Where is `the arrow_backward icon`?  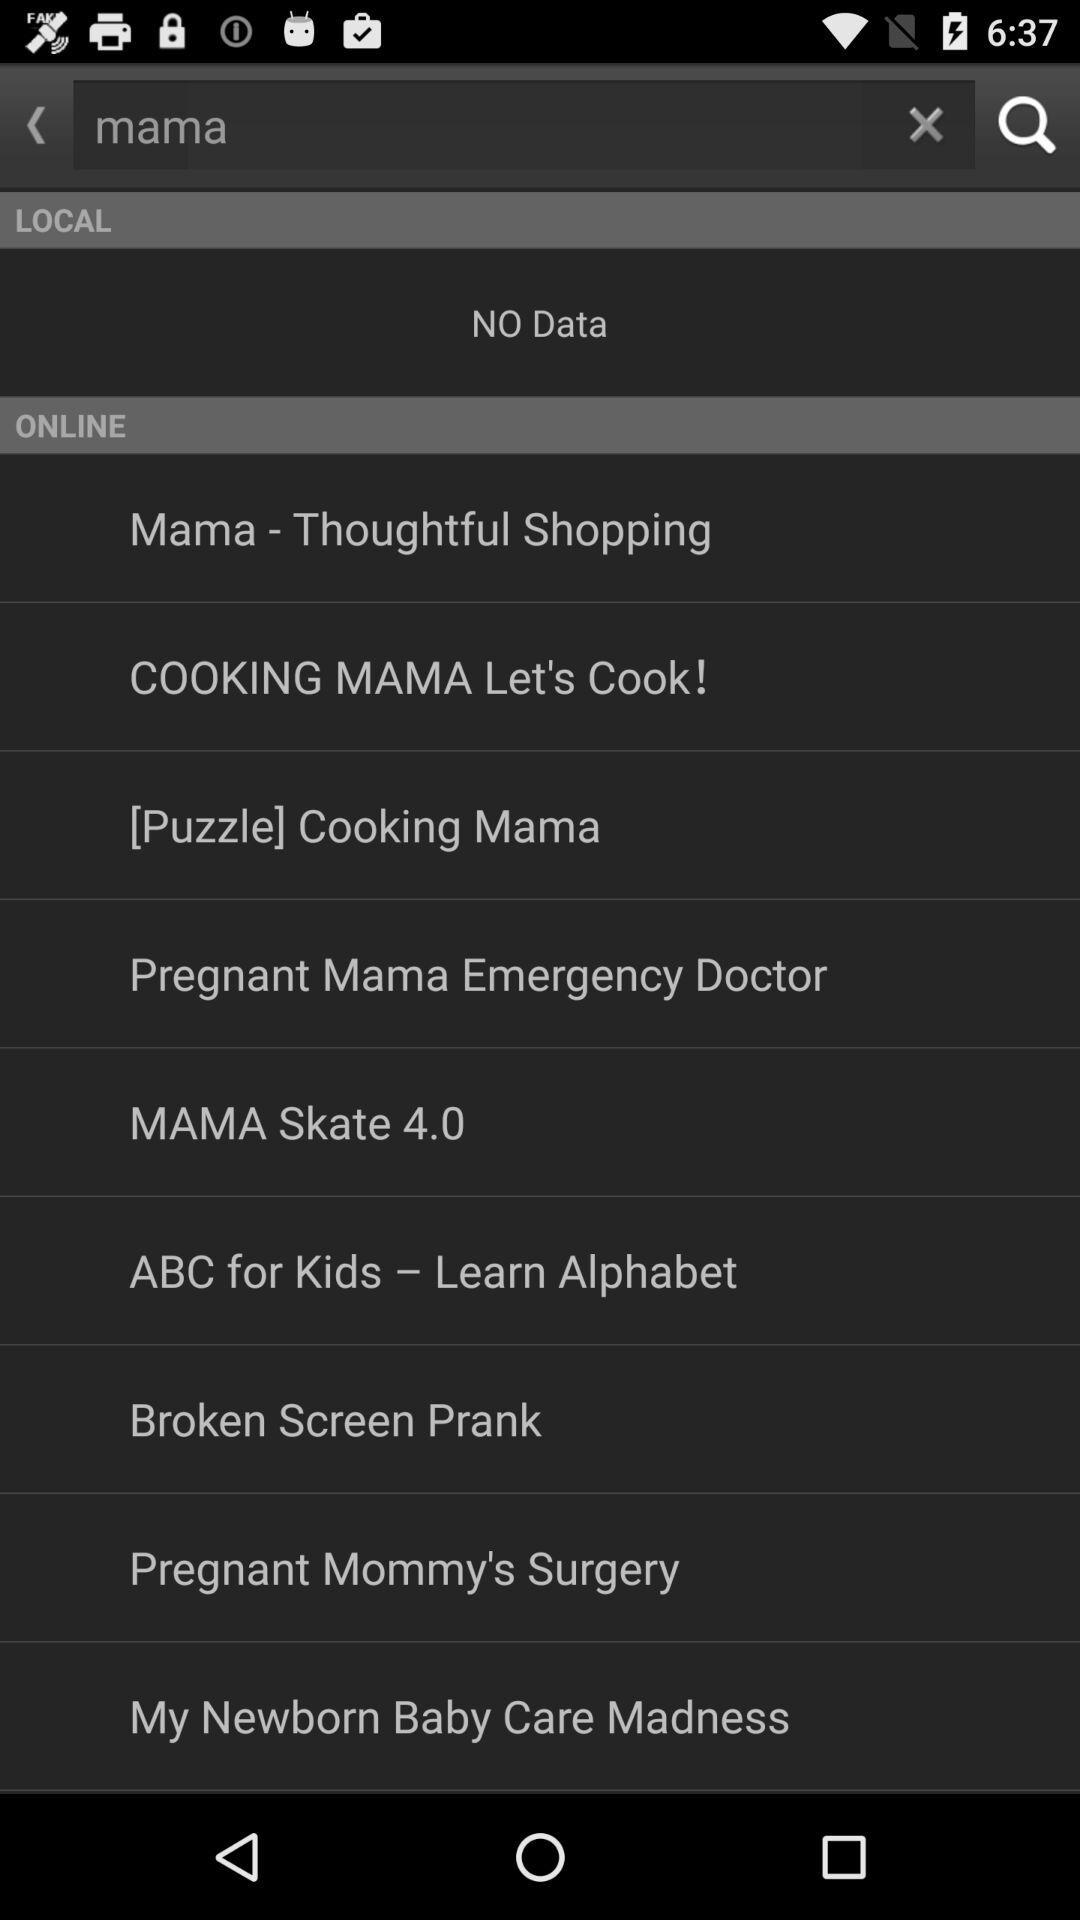 the arrow_backward icon is located at coordinates (36, 133).